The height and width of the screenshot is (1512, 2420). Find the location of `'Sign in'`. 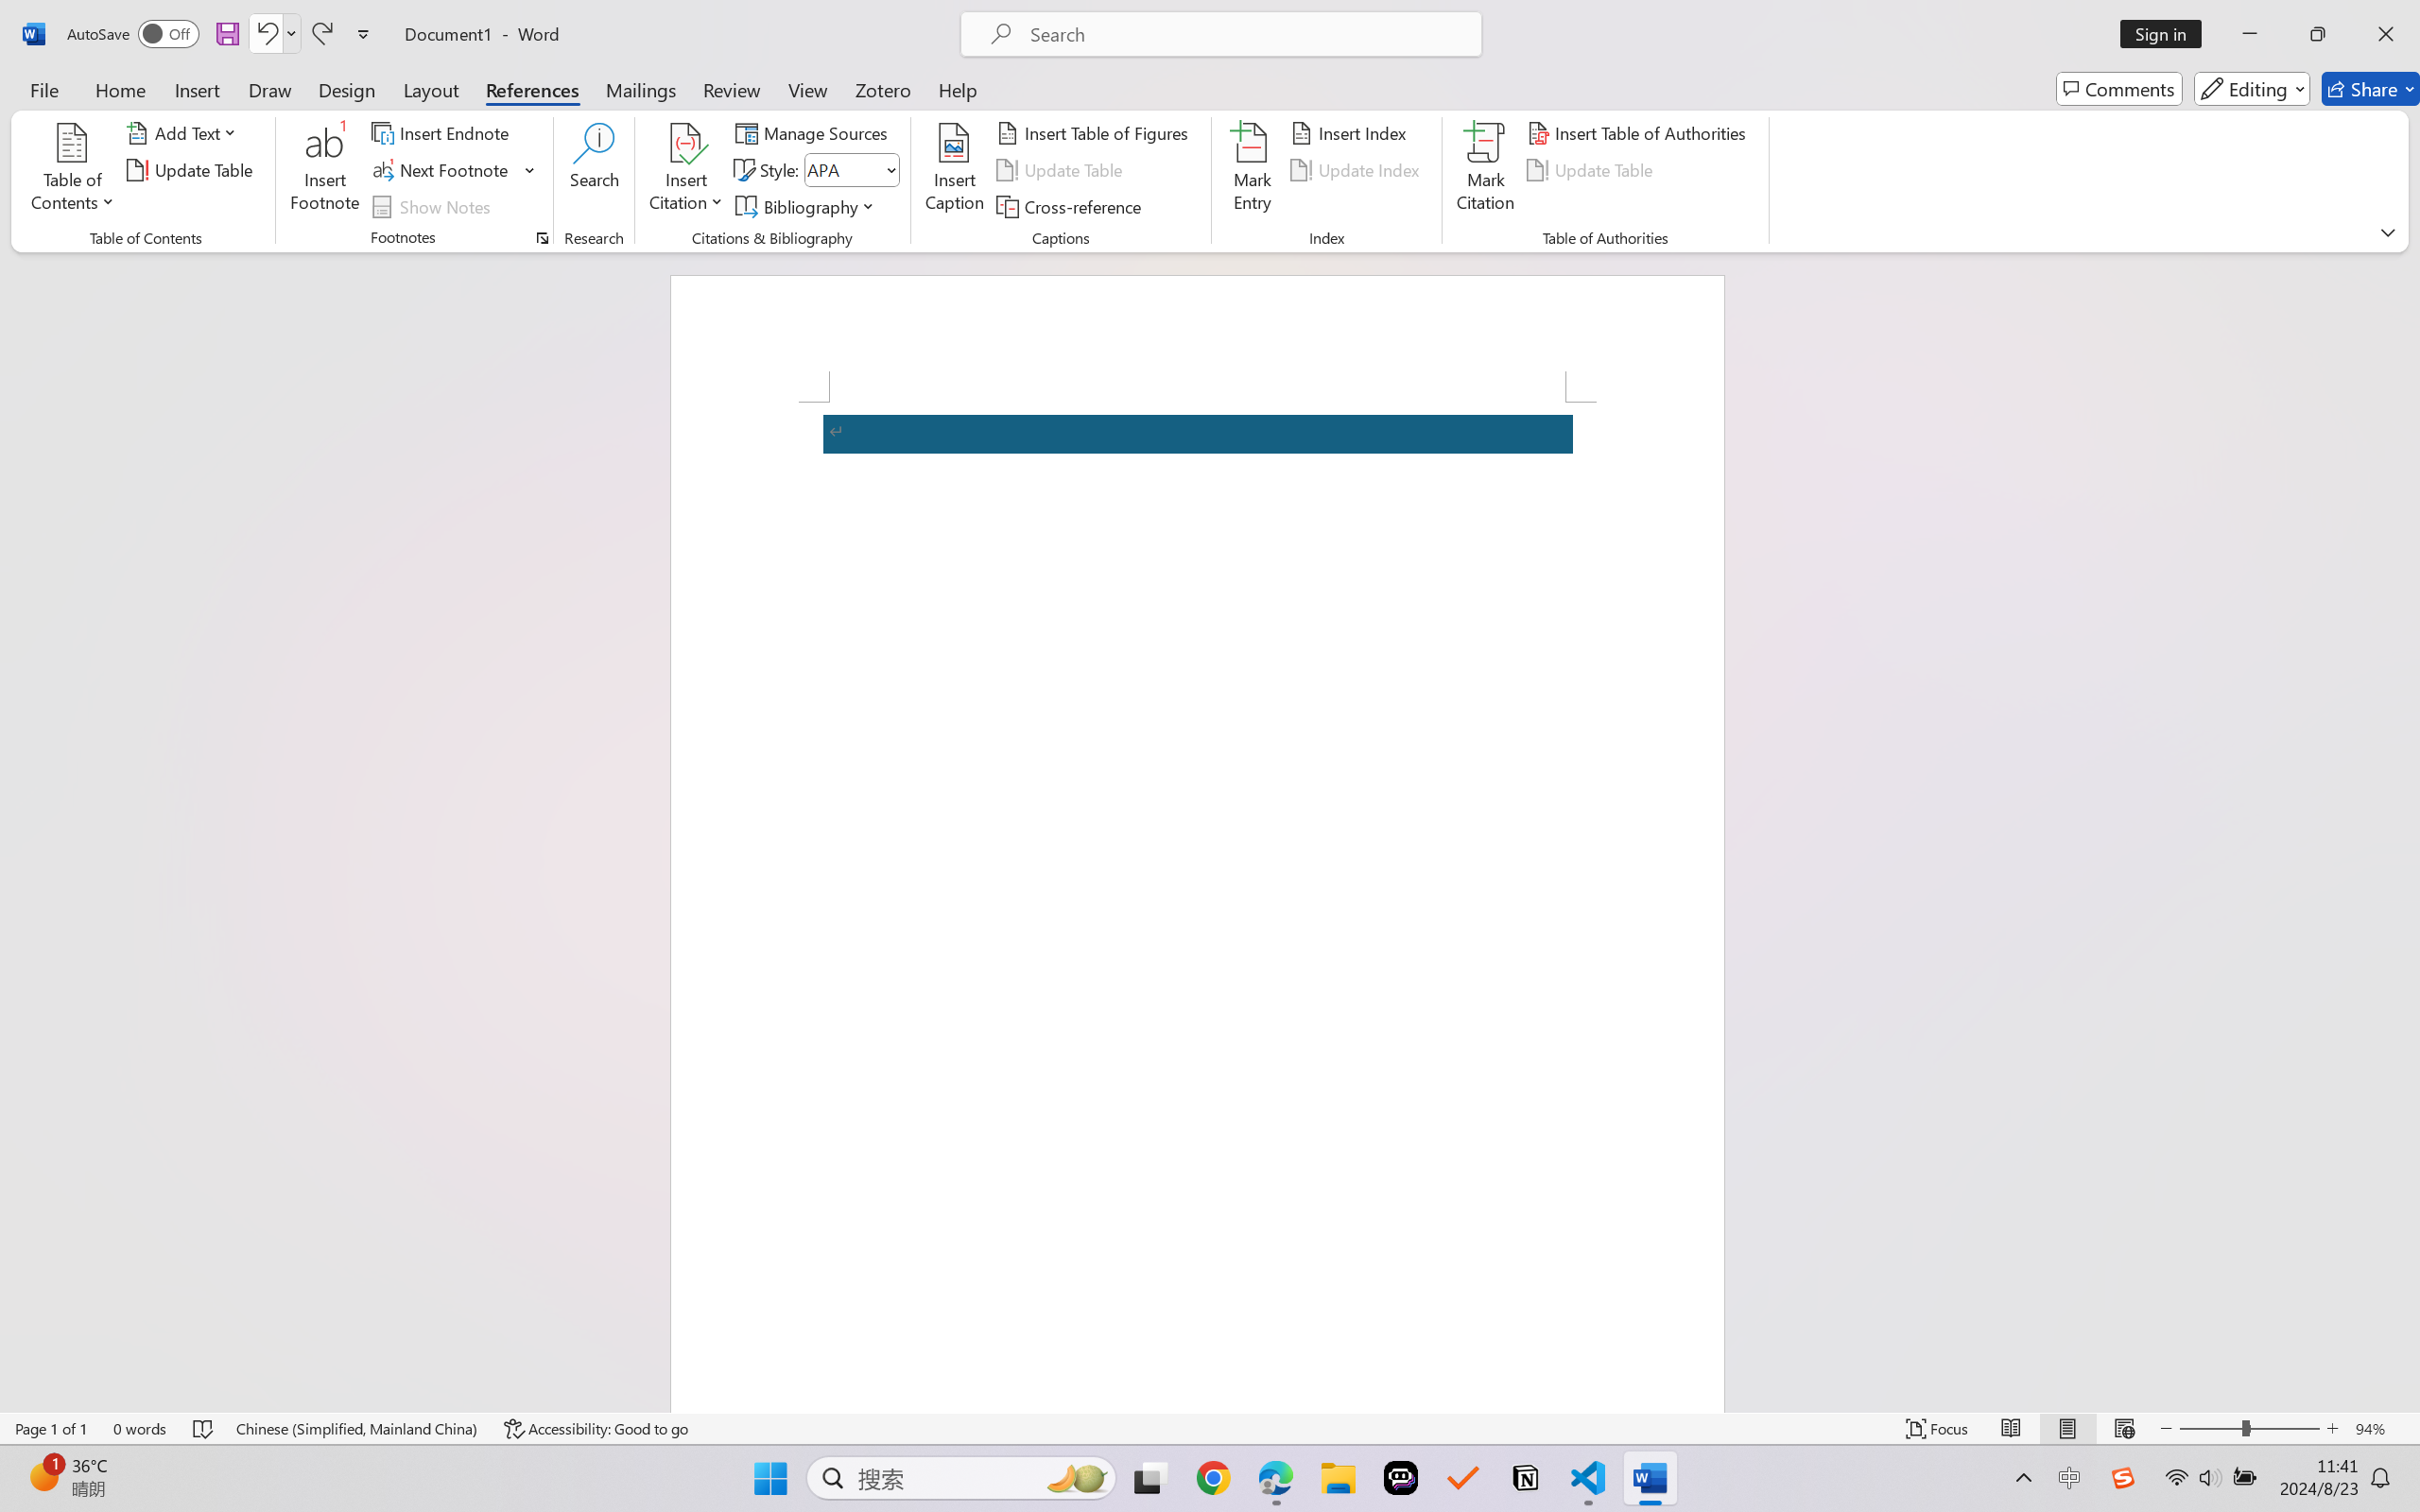

'Sign in' is located at coordinates (2168, 33).